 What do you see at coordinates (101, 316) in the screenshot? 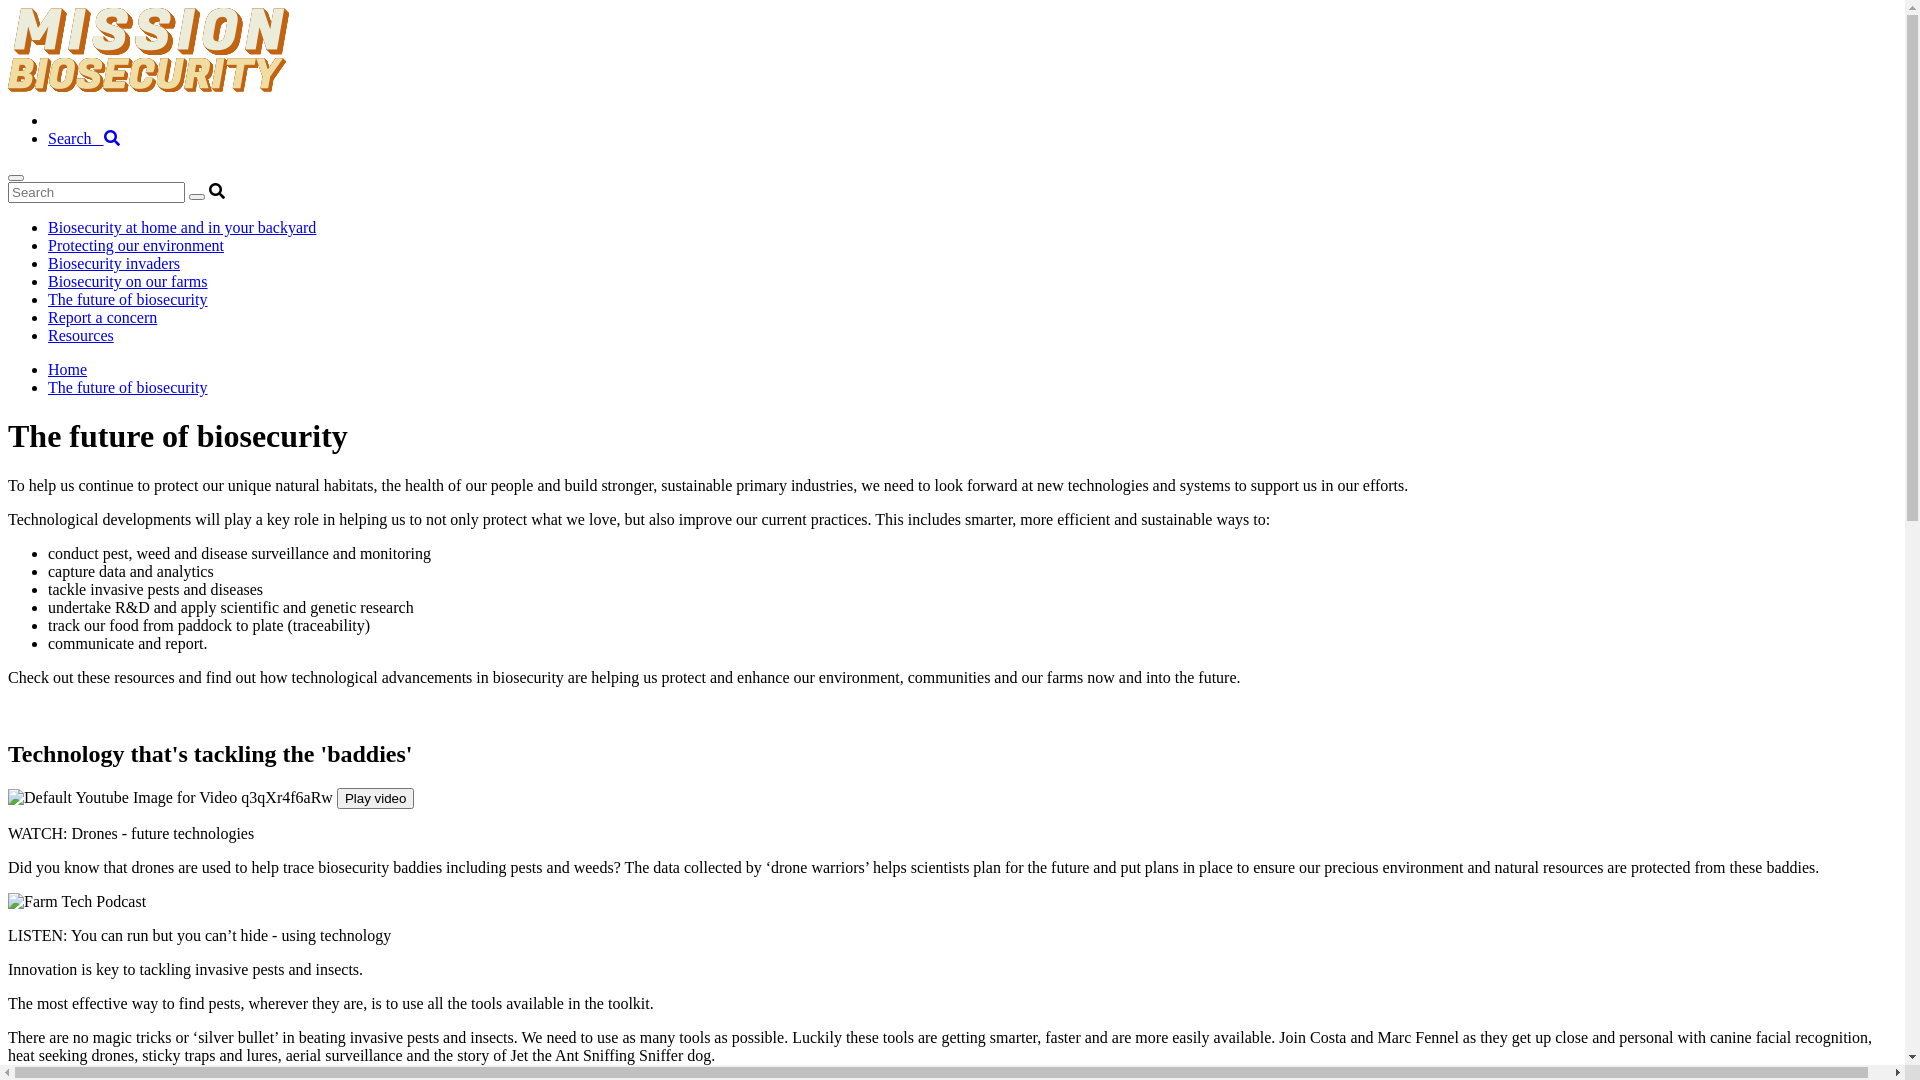
I see `'Report a concern'` at bounding box center [101, 316].